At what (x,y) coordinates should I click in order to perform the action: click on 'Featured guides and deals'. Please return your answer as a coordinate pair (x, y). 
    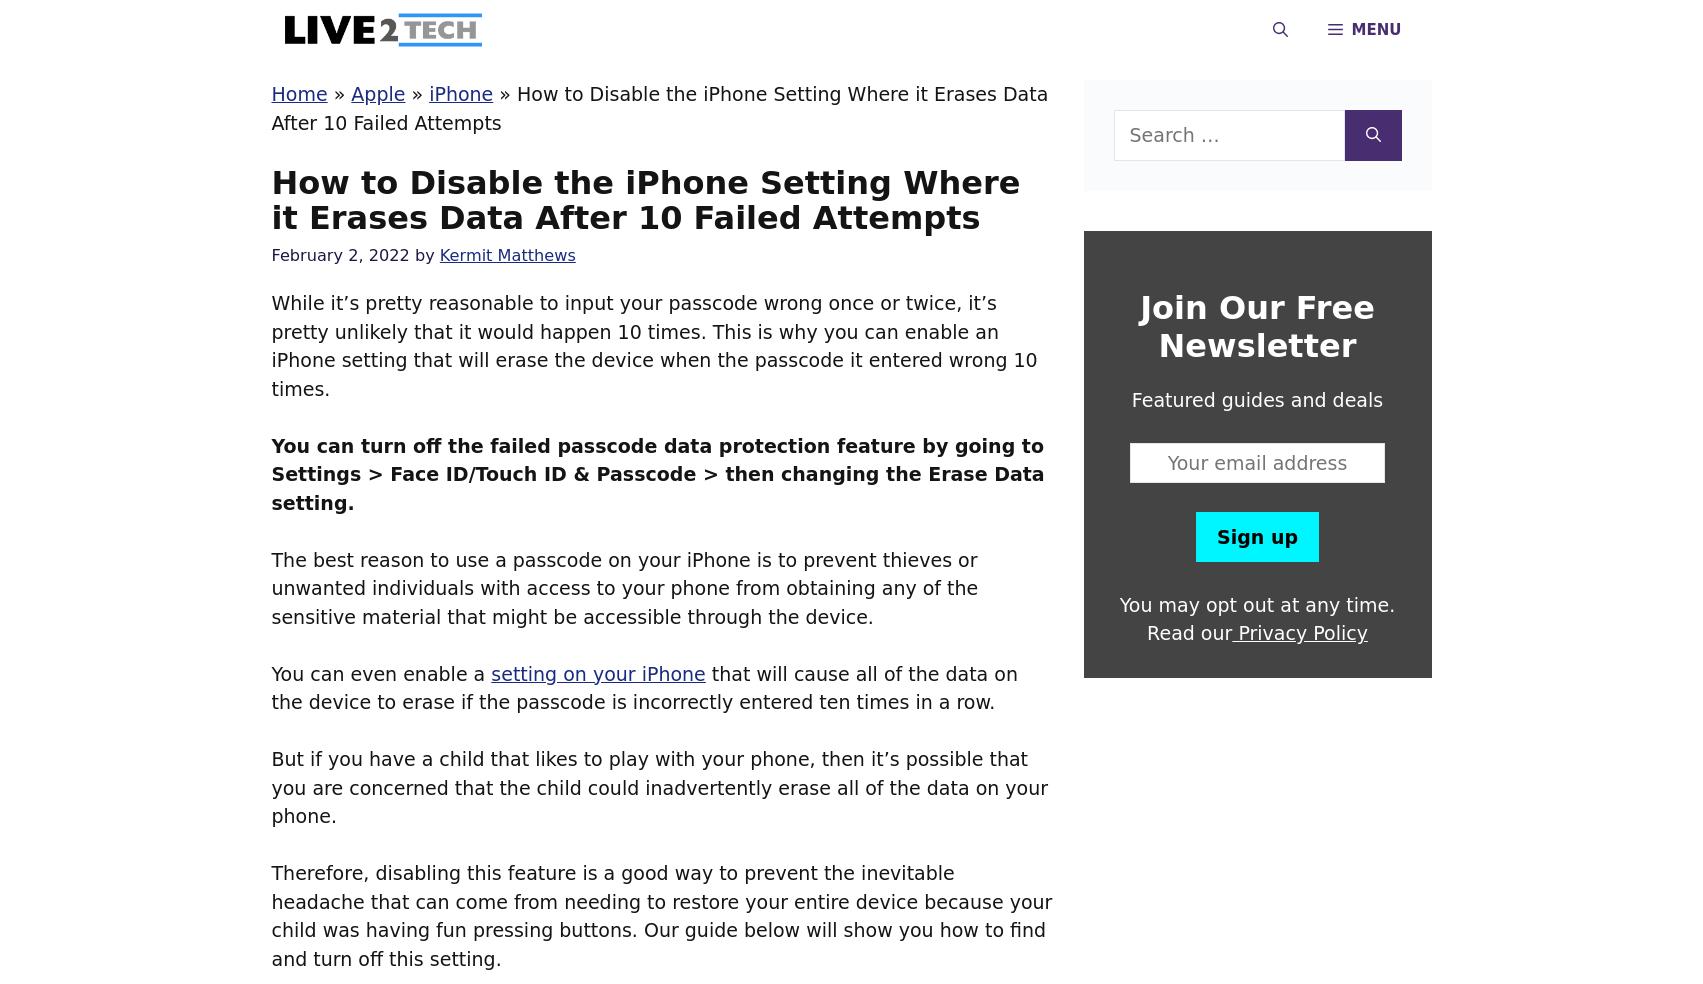
    Looking at the image, I should click on (1255, 399).